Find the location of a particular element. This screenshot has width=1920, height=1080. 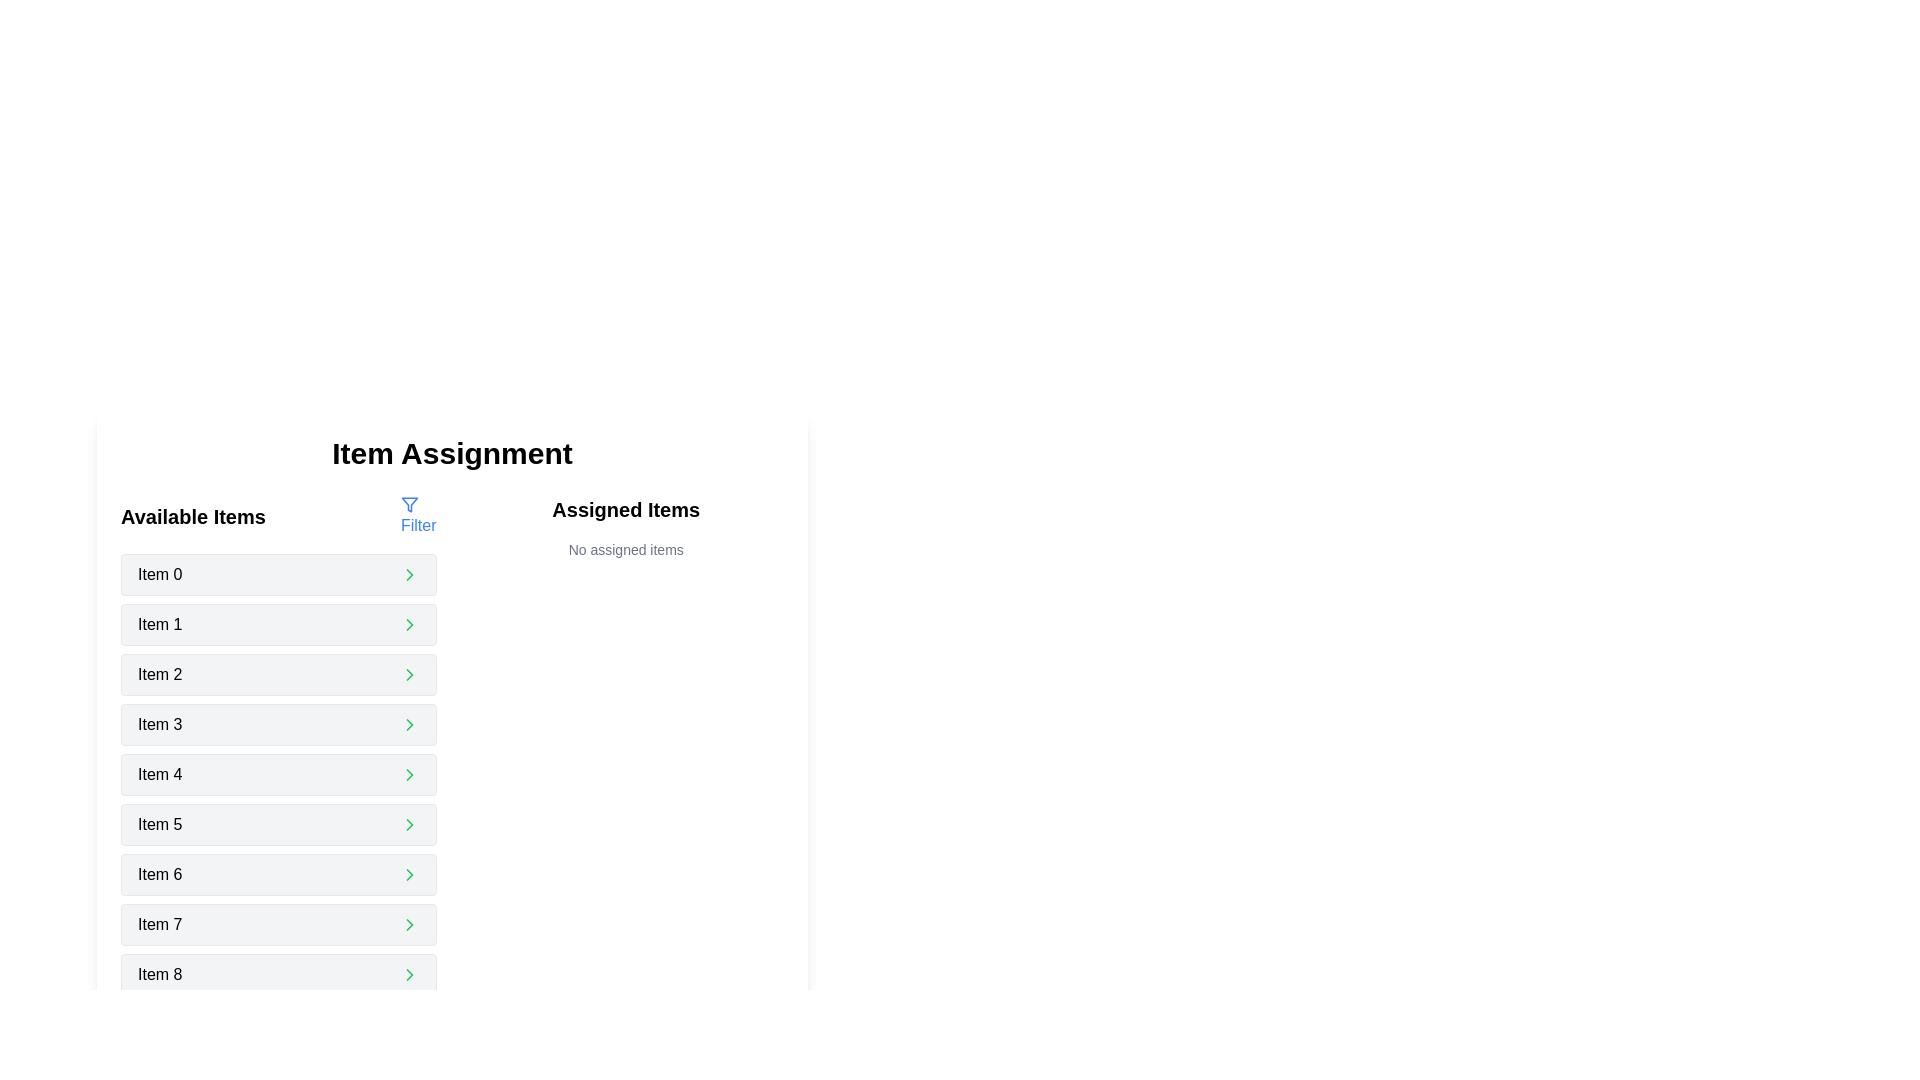

the chevron icon located at the far-right of 'Item 5' is located at coordinates (408, 825).